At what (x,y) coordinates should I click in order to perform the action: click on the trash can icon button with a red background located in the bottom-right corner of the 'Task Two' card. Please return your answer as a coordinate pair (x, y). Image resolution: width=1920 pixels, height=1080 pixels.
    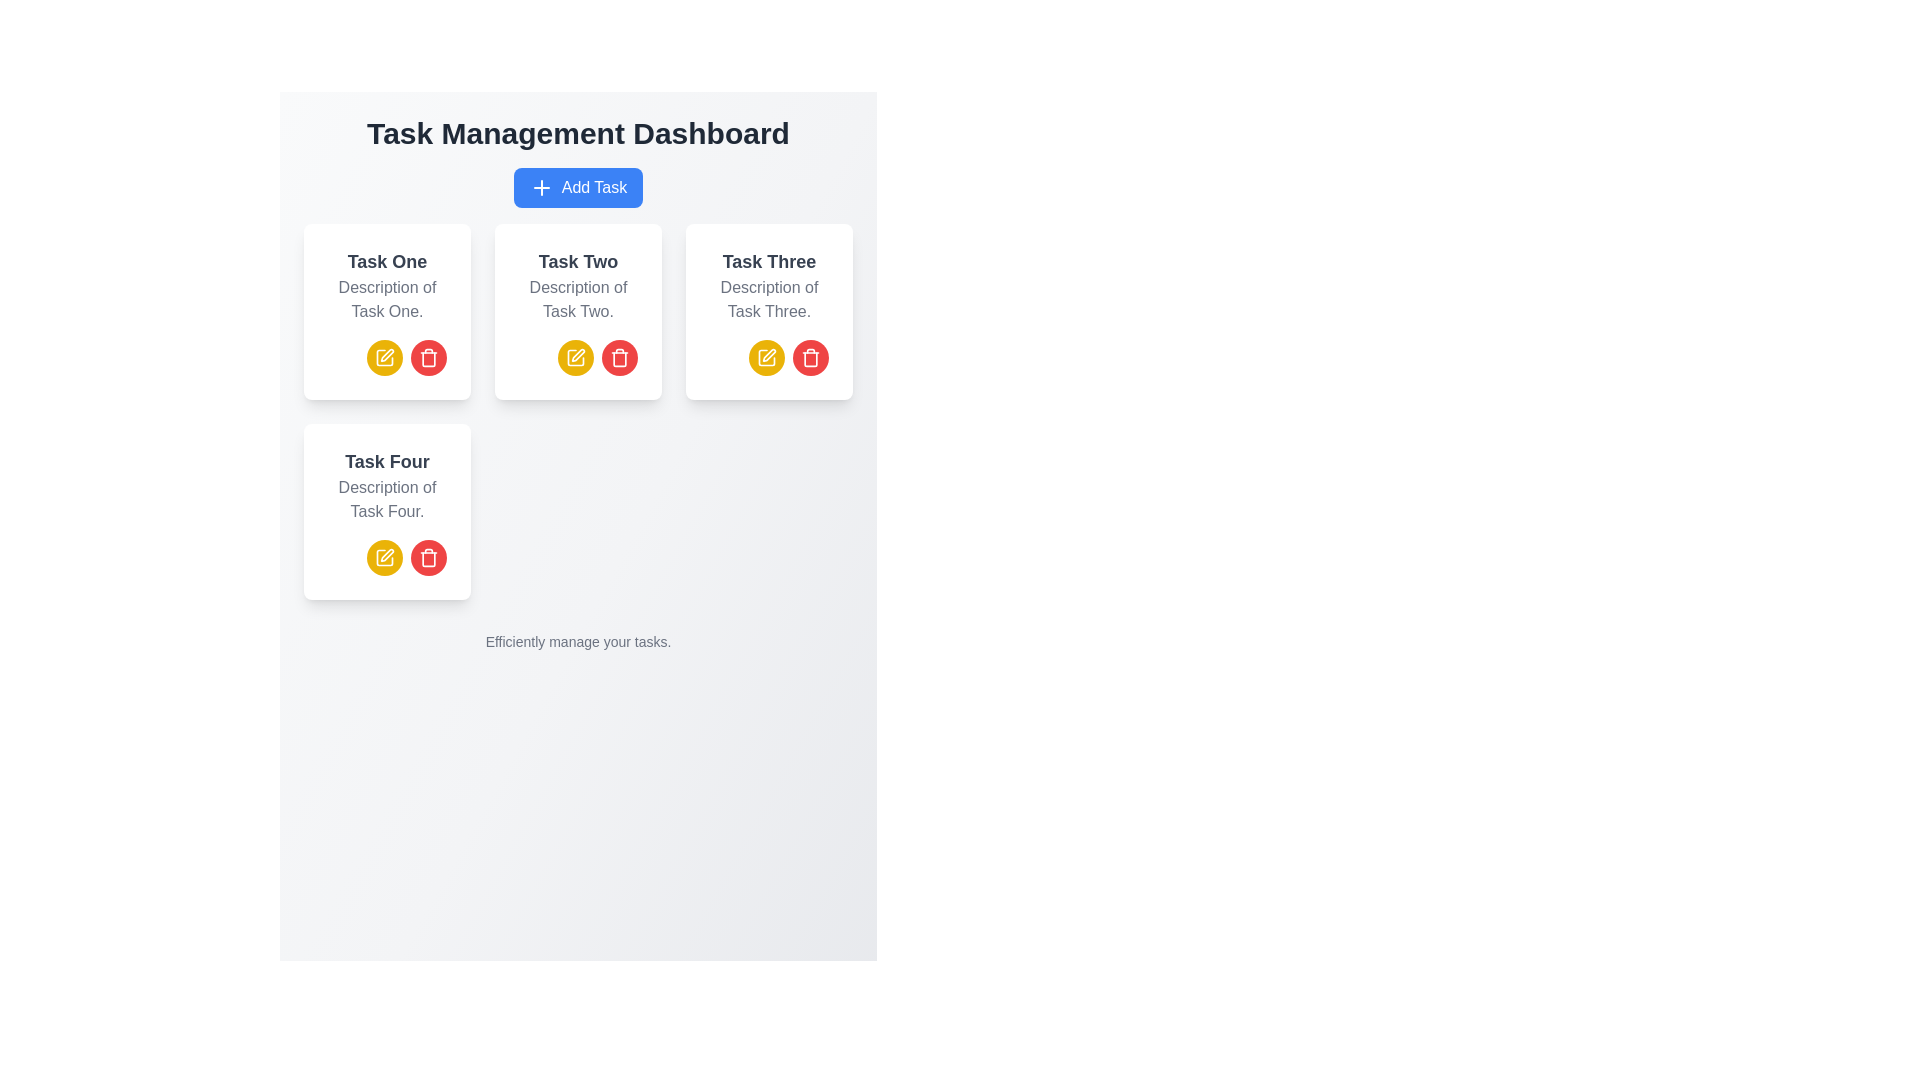
    Looking at the image, I should click on (618, 357).